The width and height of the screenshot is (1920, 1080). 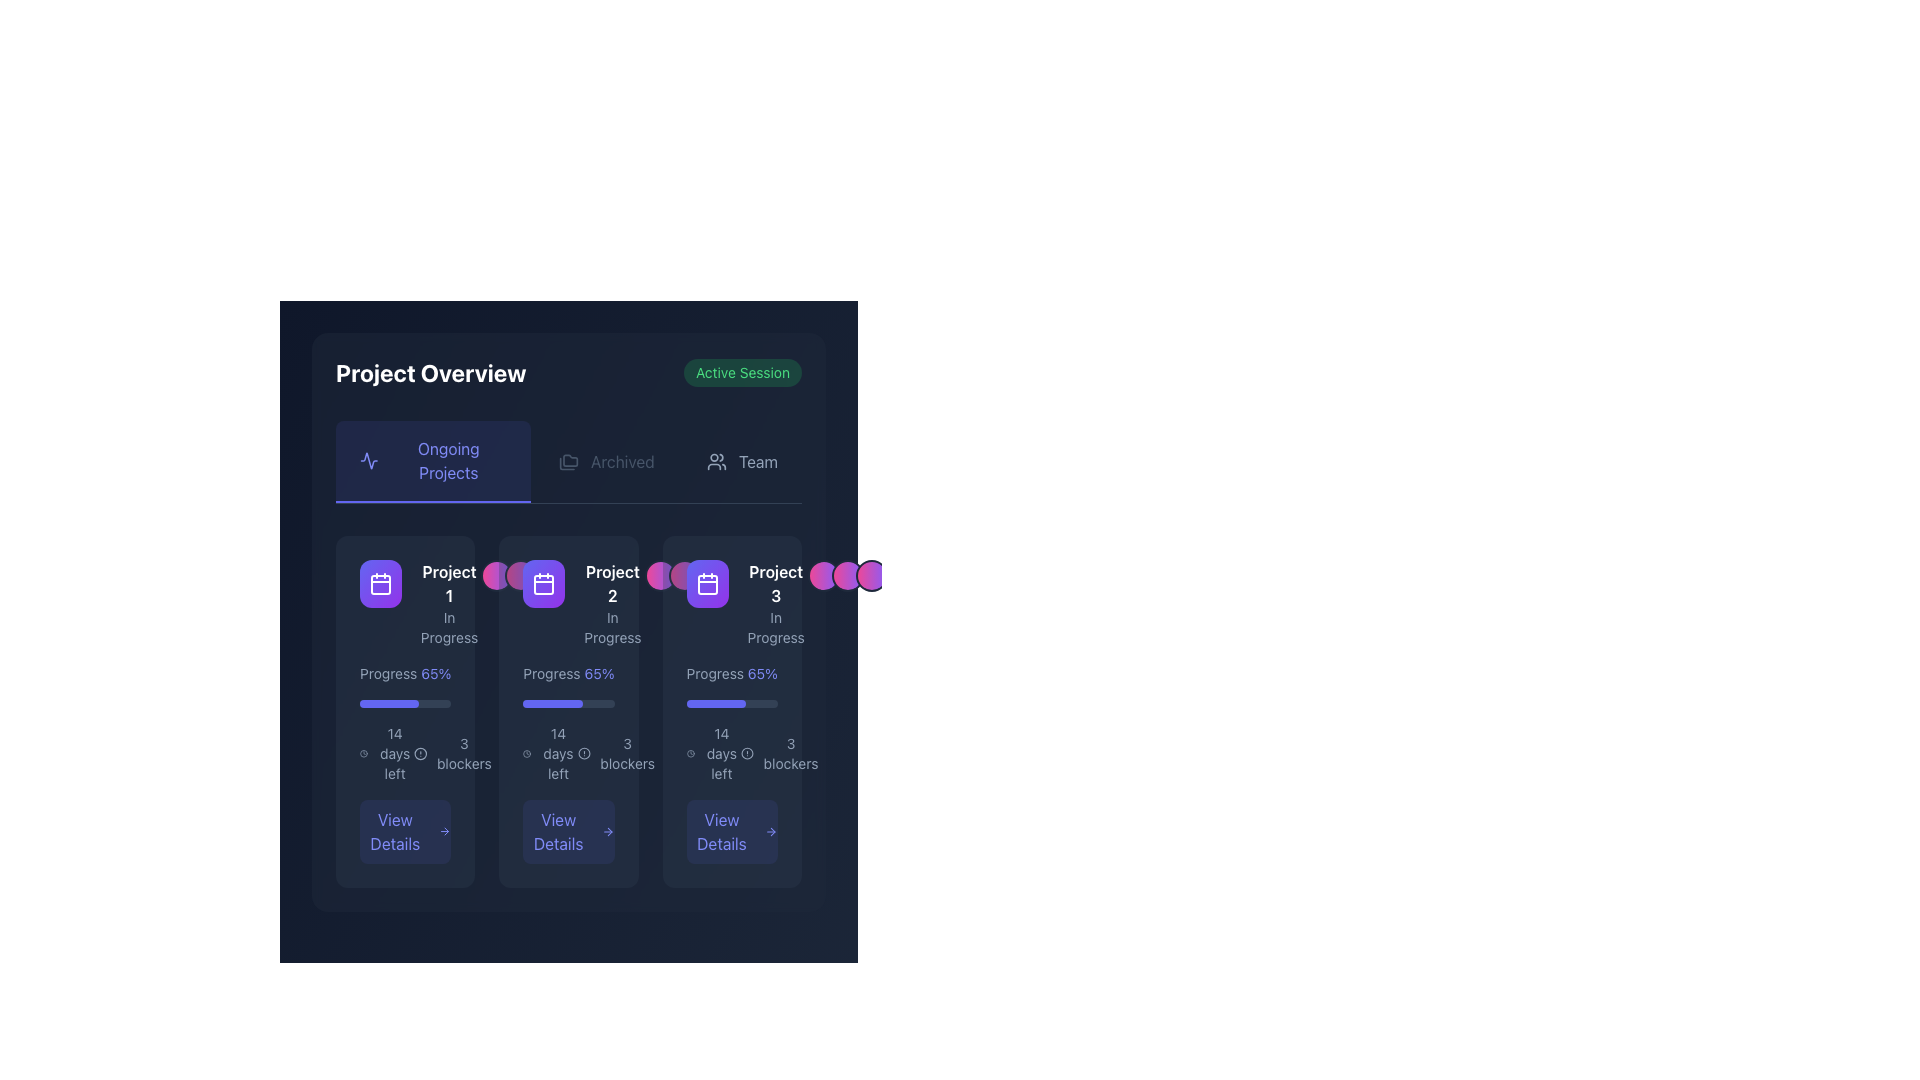 What do you see at coordinates (395, 832) in the screenshot?
I see `the button-like text link located at the bottom of the 'Project 1' card` at bounding box center [395, 832].